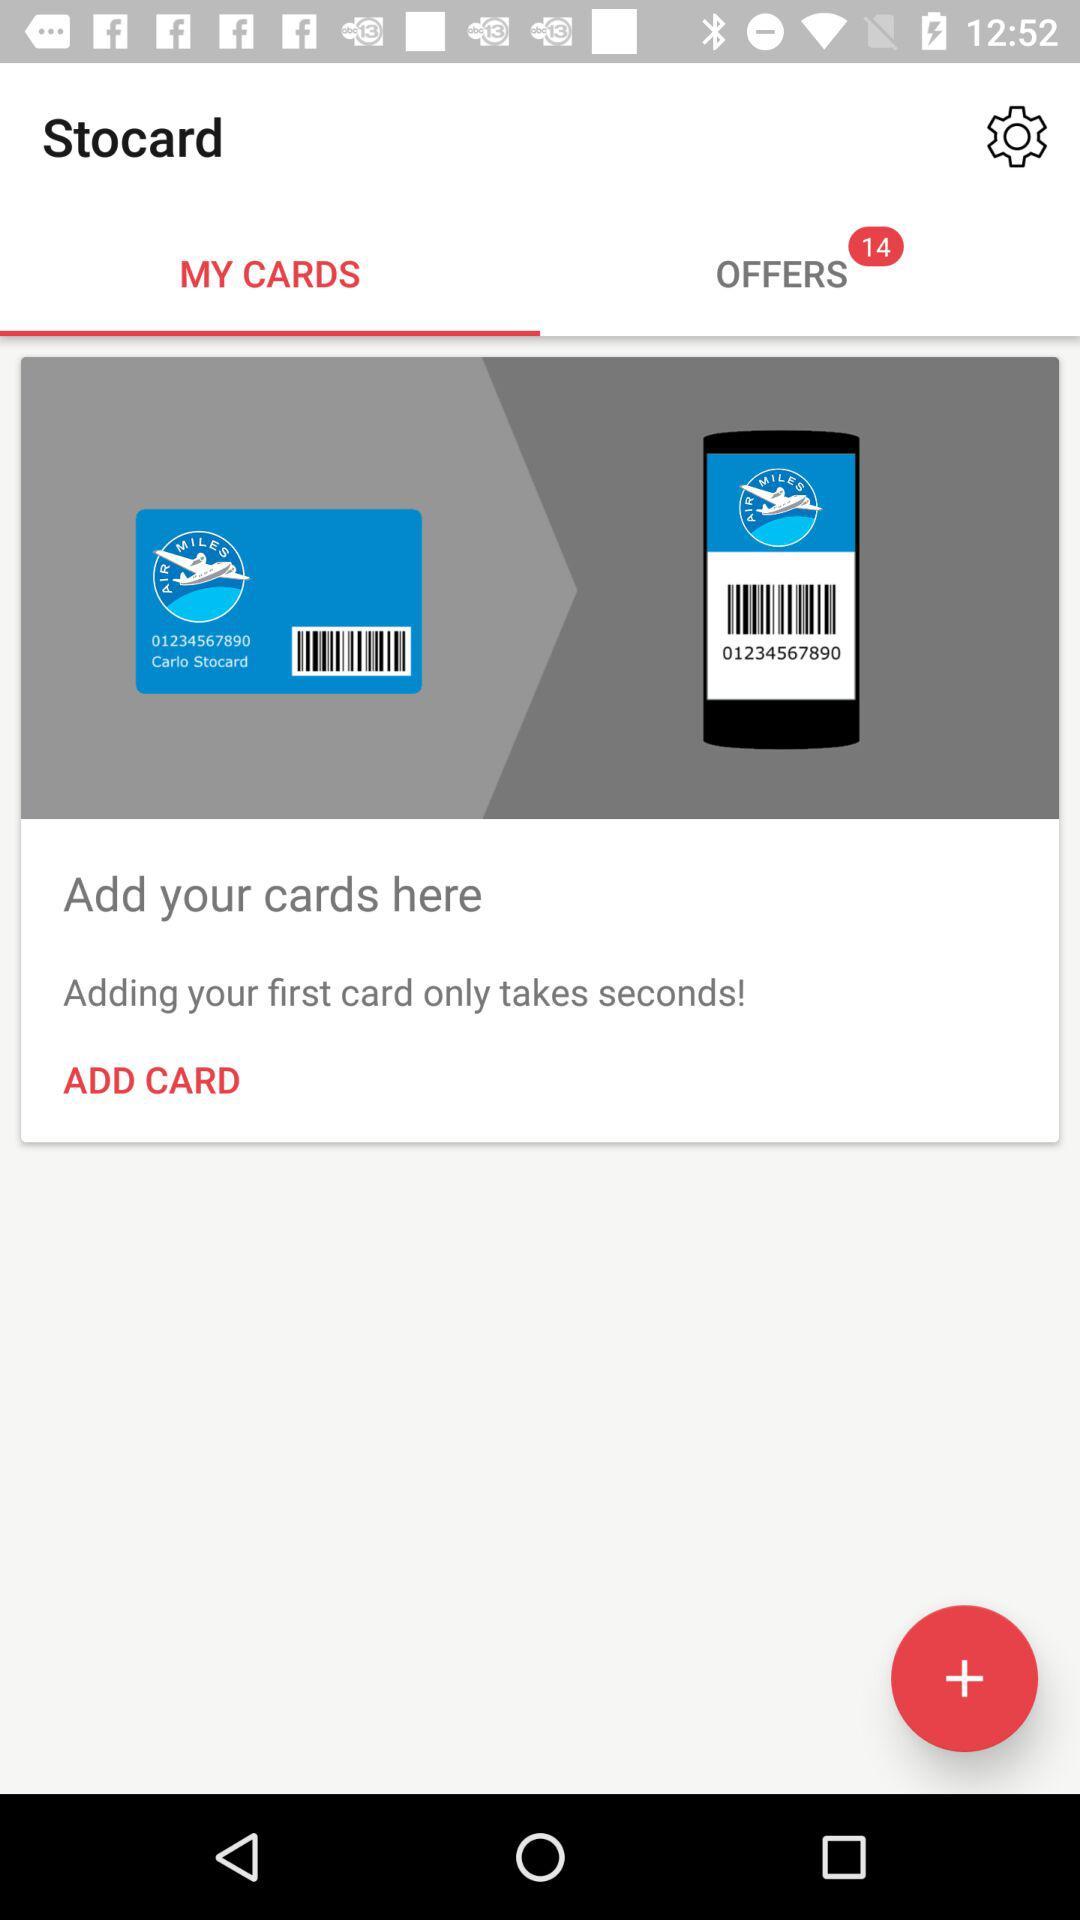 This screenshot has width=1080, height=1920. What do you see at coordinates (963, 1678) in the screenshot?
I see `the add icon` at bounding box center [963, 1678].